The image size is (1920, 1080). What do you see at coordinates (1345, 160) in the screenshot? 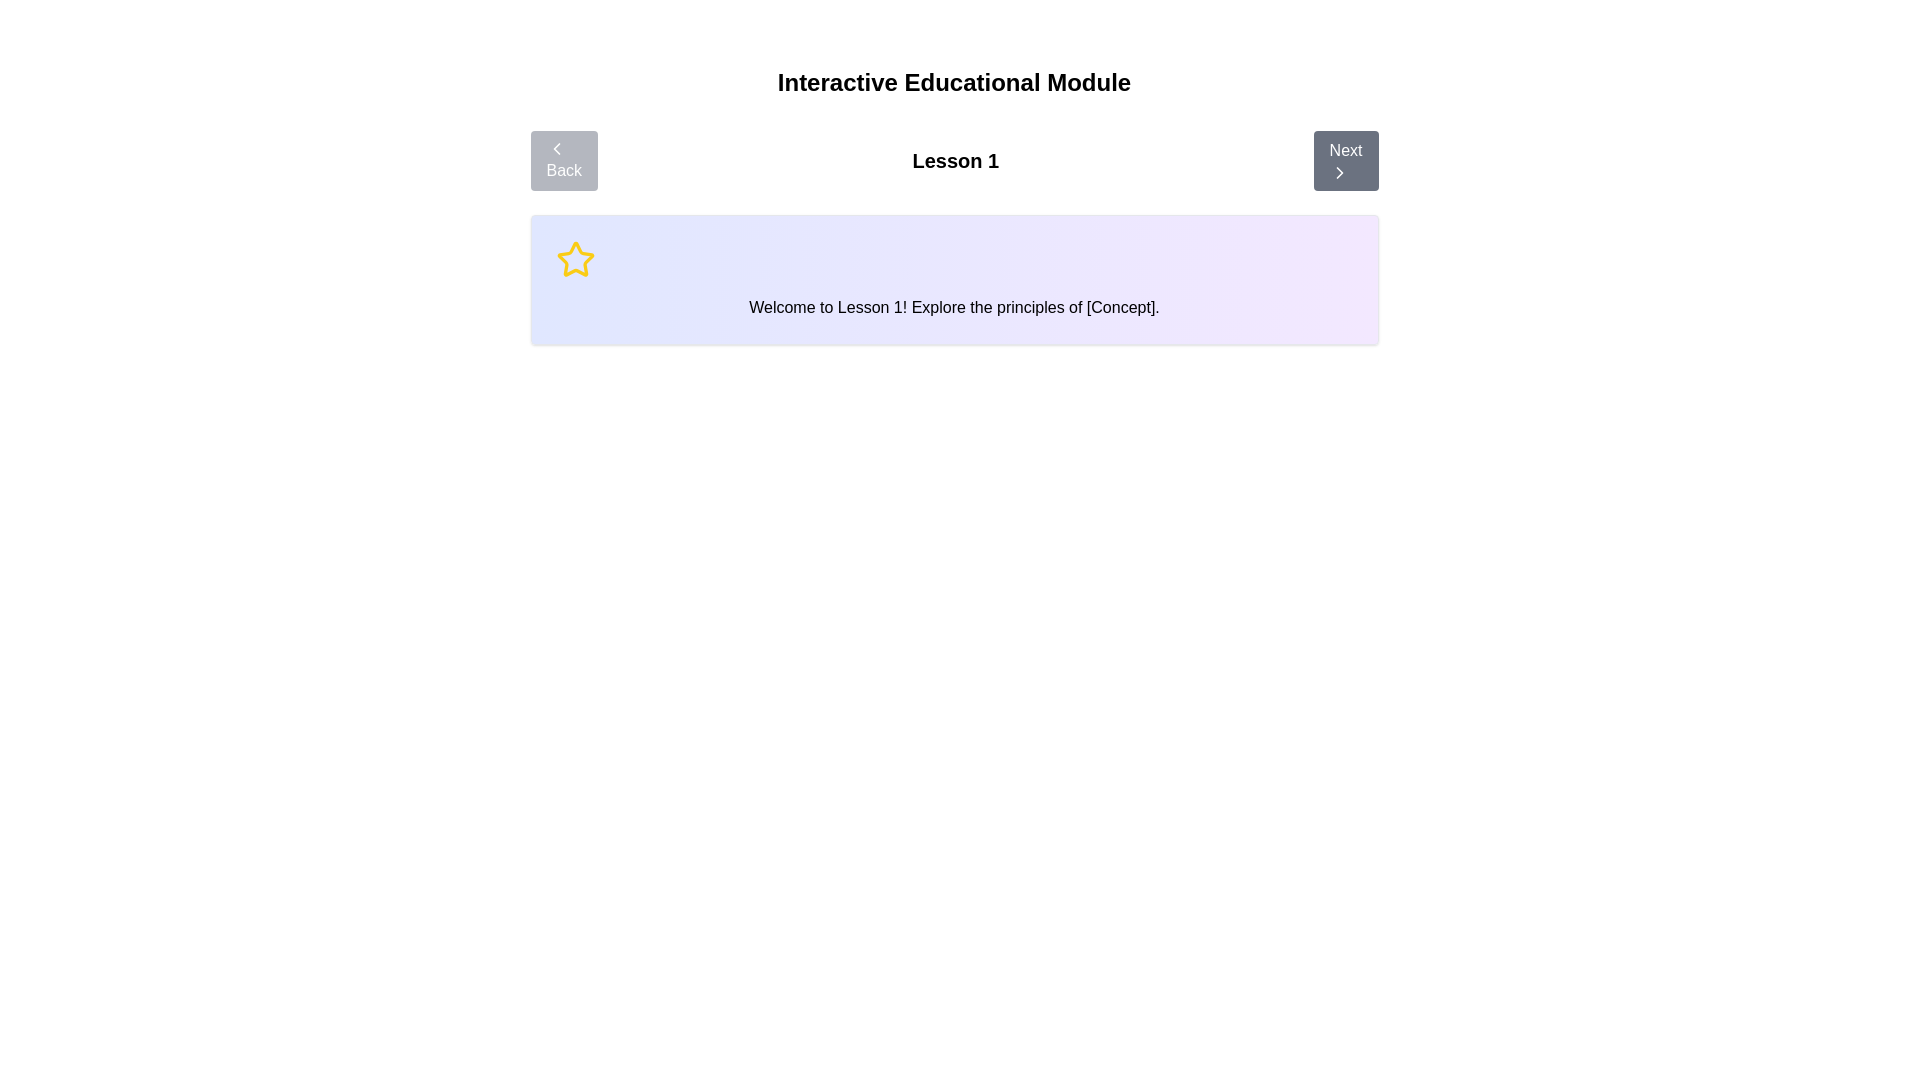
I see `Next button to navigate through the steps of the module` at bounding box center [1345, 160].